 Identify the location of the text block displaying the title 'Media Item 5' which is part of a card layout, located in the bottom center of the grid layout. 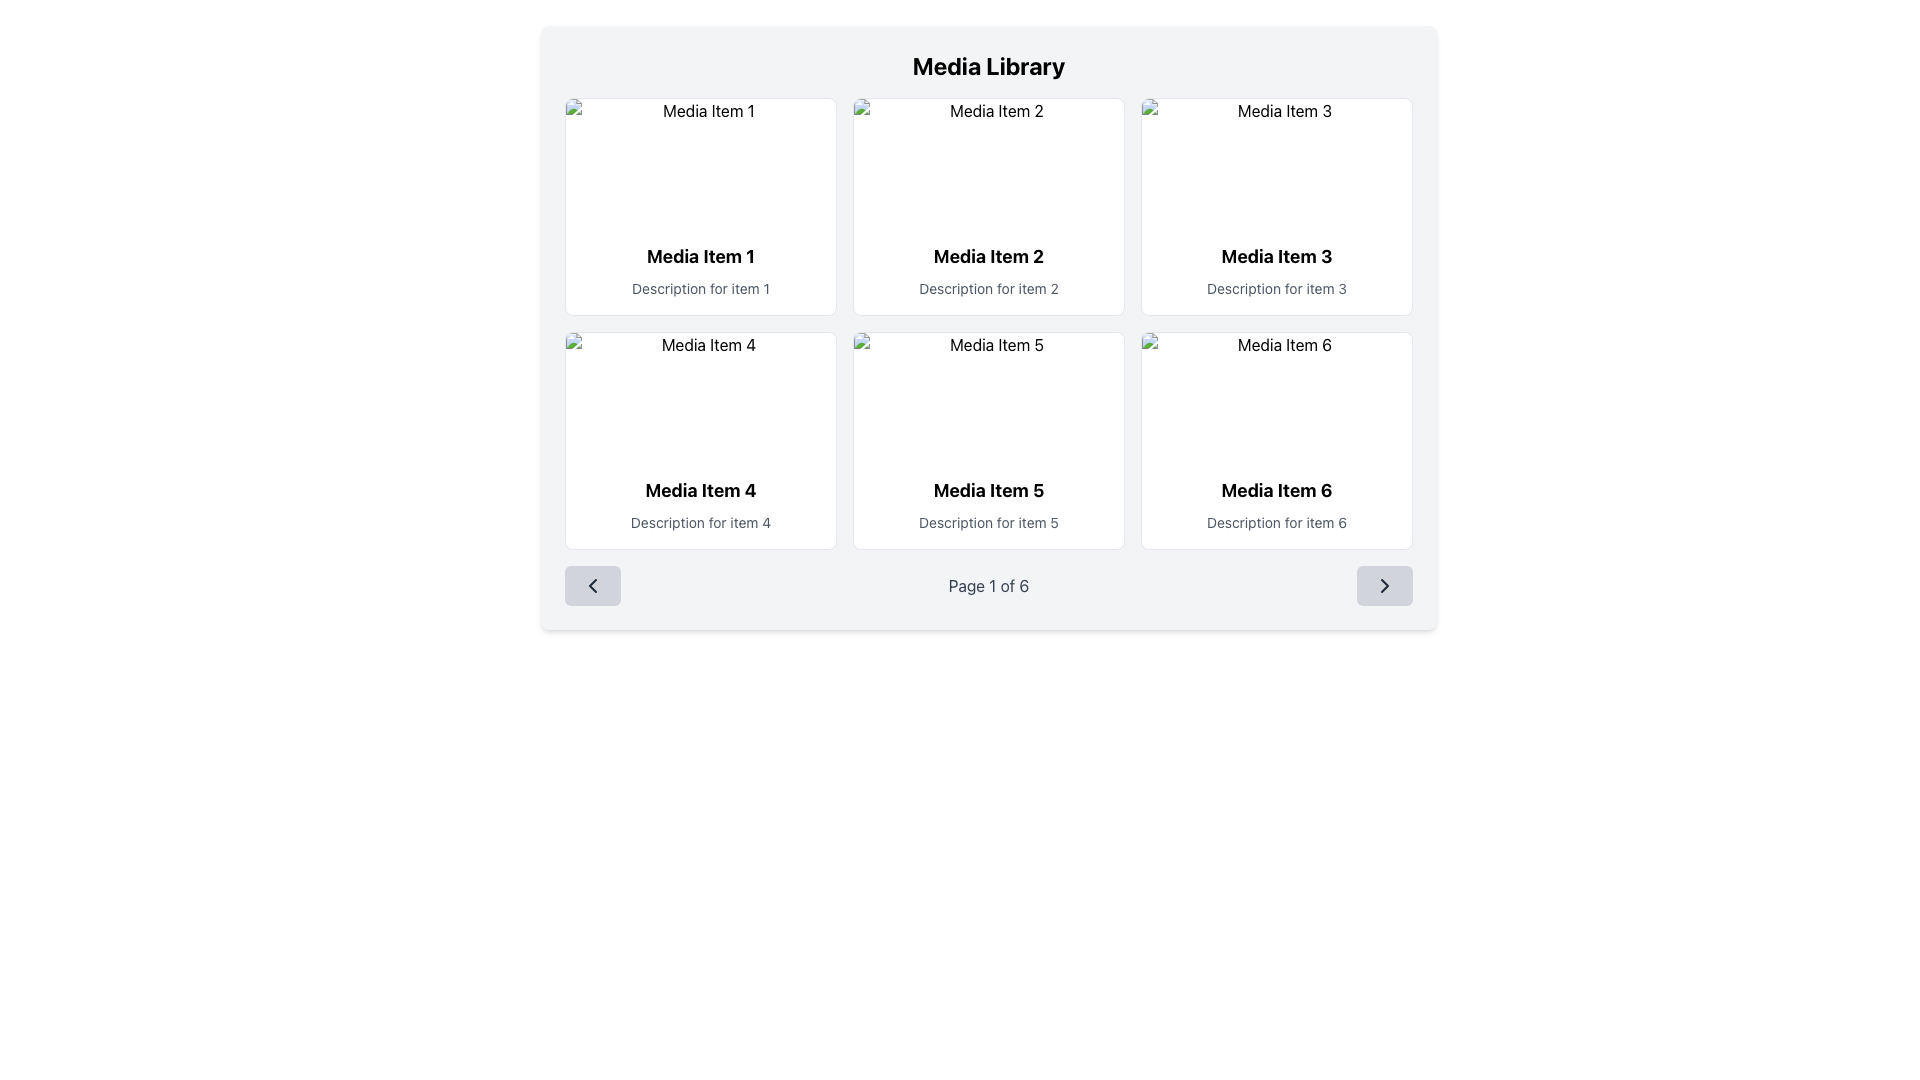
(988, 504).